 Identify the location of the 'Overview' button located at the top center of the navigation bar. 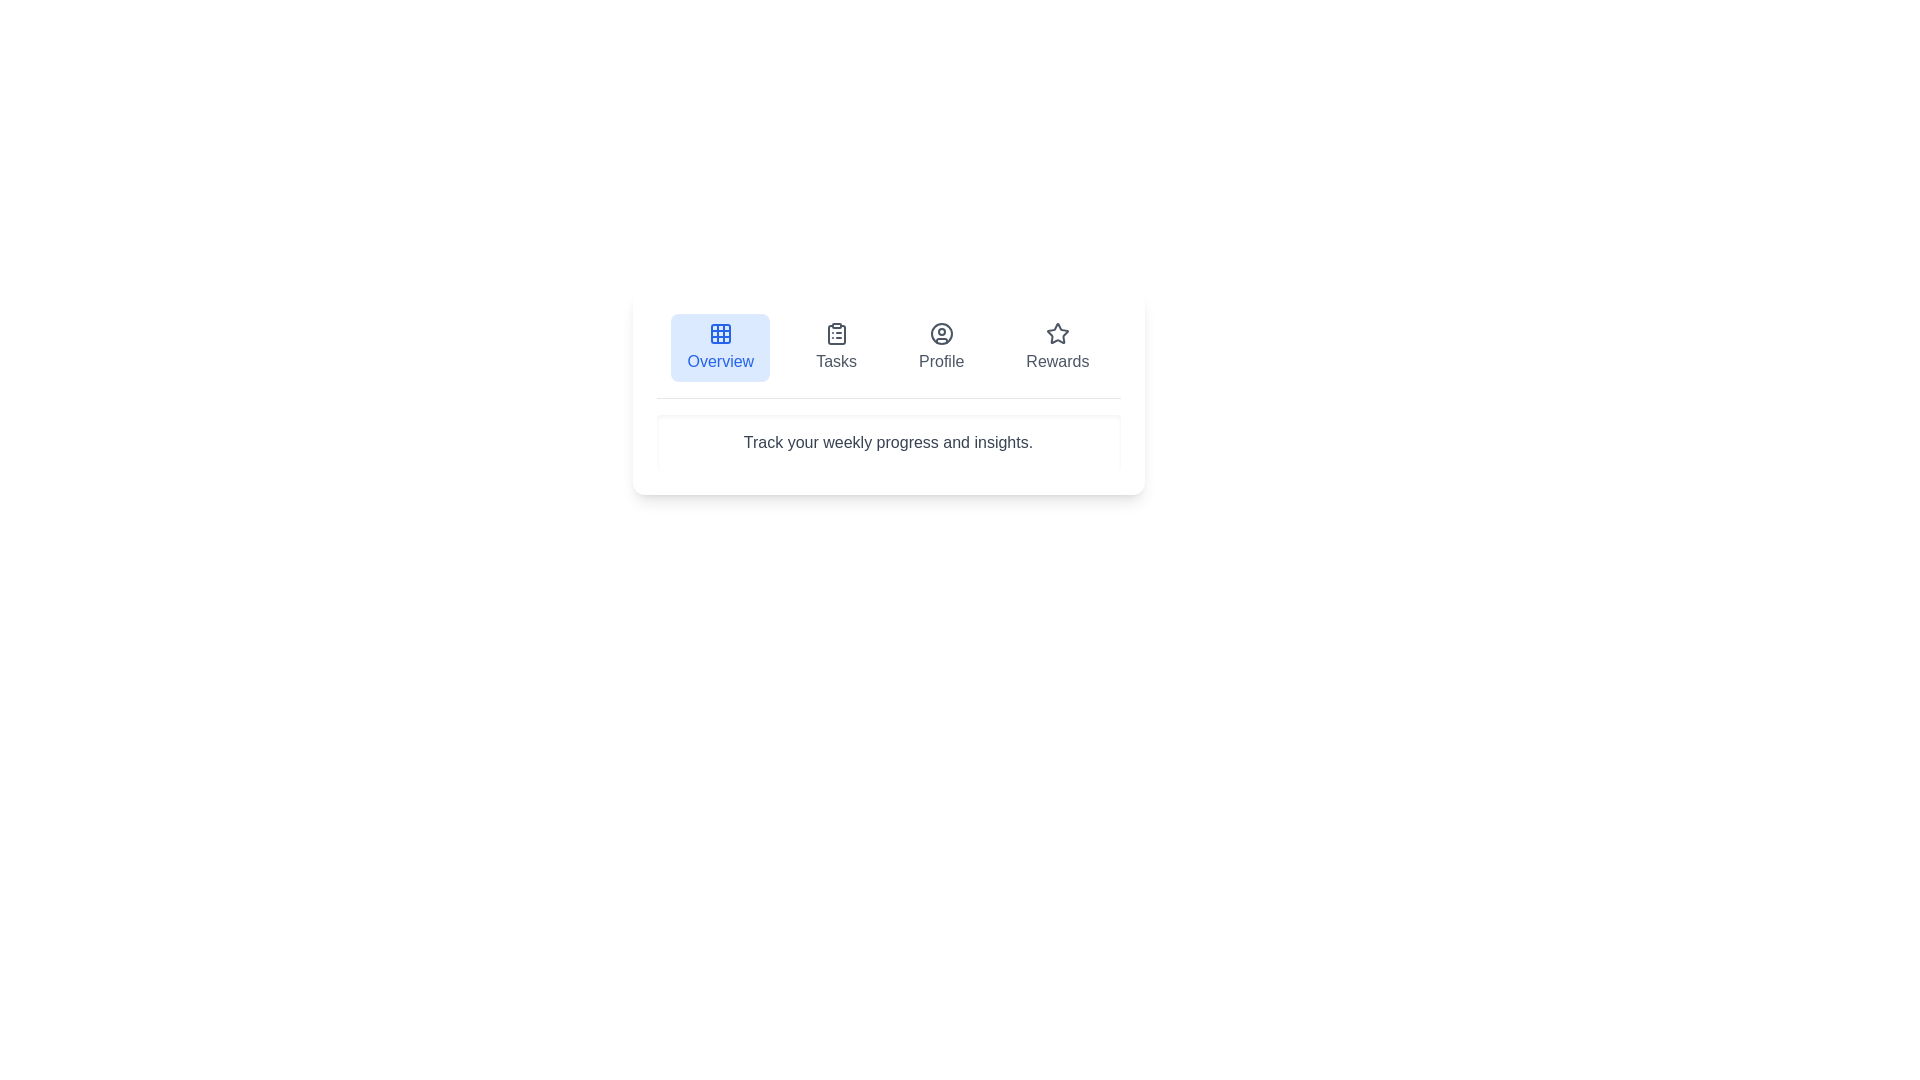
(720, 346).